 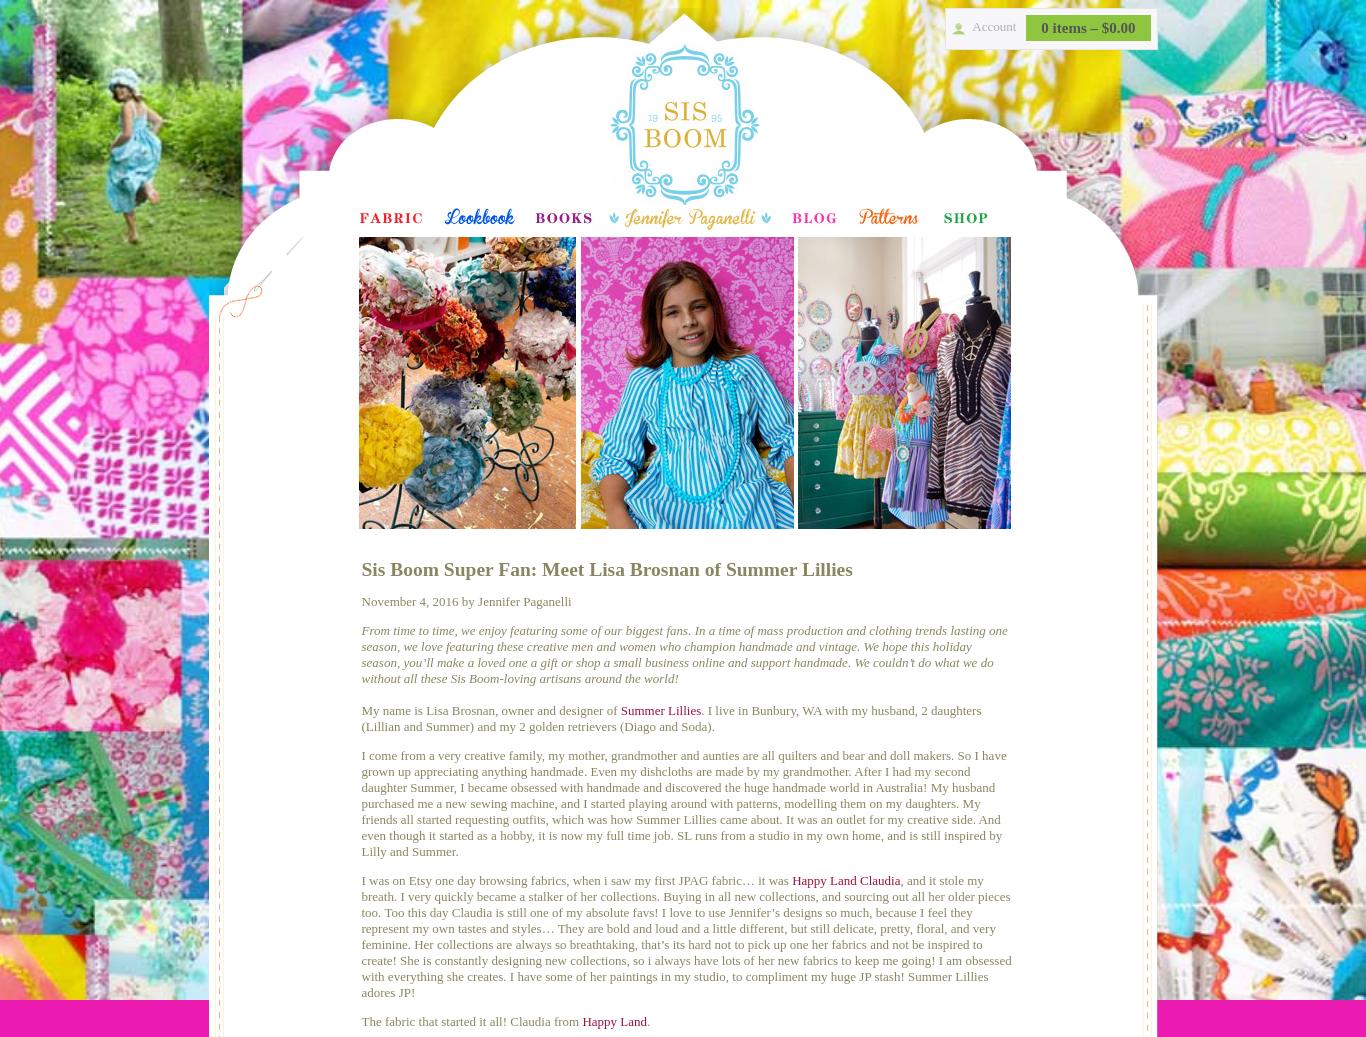 What do you see at coordinates (683, 654) in the screenshot?
I see `'From time to time, we enjoy featuring some of our biggest fans. In a time of mass production and clothing trends lasting one season, we love featuring these creative men and women who champion handmade and vintage. We hope this holiday season, you’ll make a loved one a gift or shop a small business online and support handmade. We couldn’t do what we do without all these Sis Boom-loving artisans around the world!'` at bounding box center [683, 654].